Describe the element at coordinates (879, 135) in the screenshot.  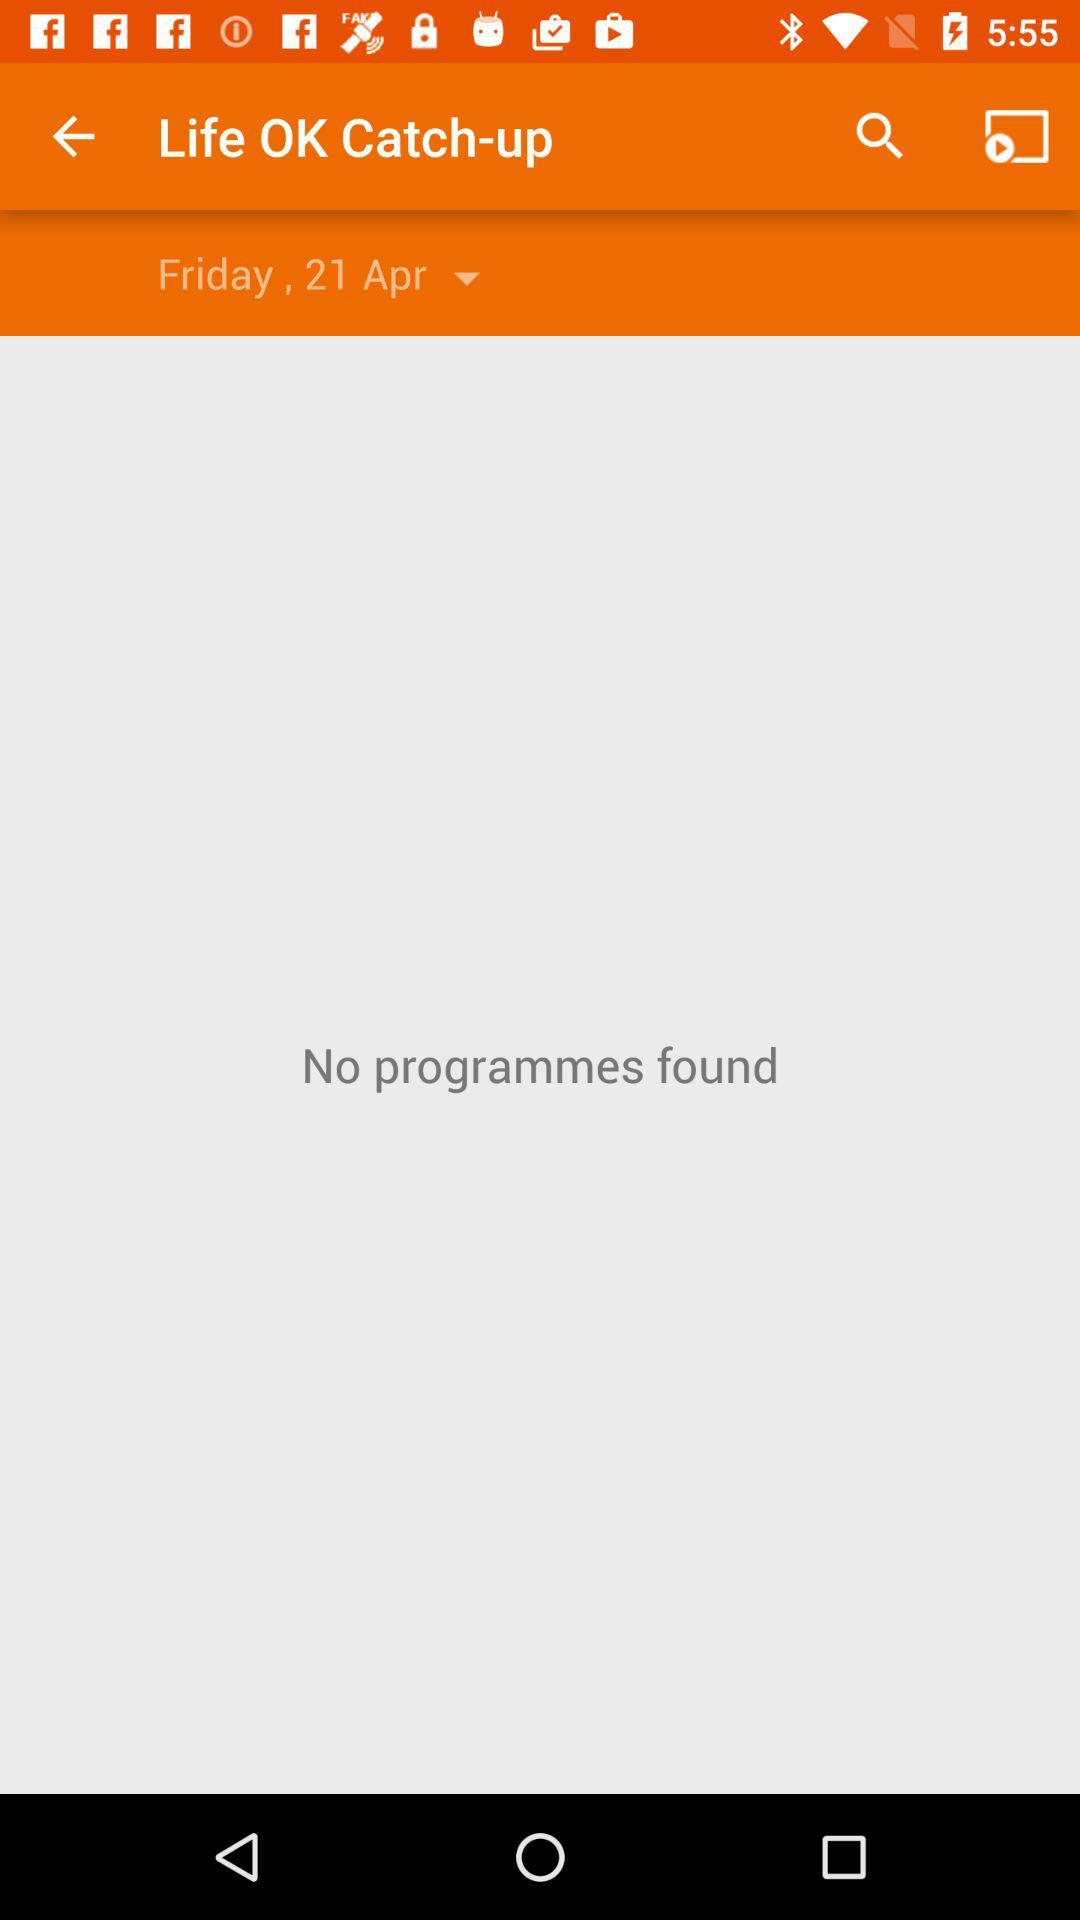
I see `the item next to life ok catch app` at that location.